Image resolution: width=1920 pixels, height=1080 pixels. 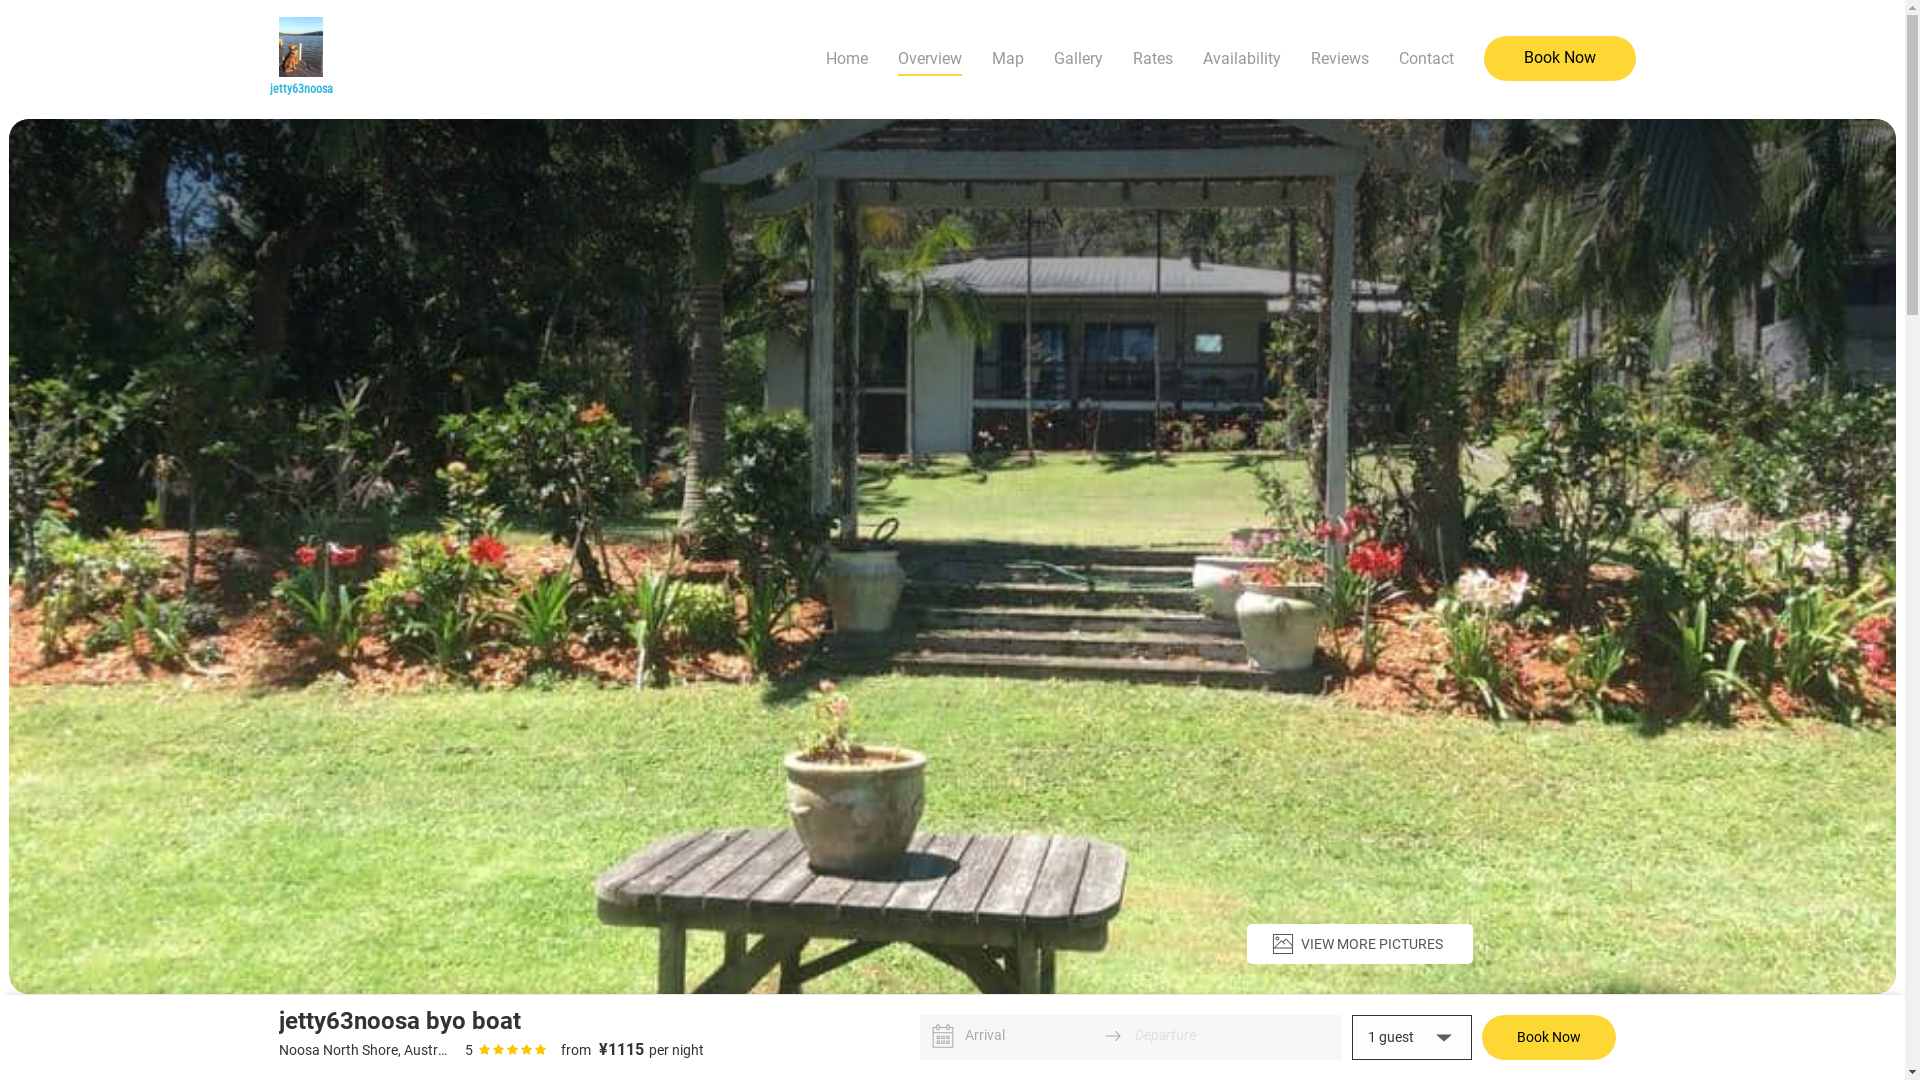 I want to click on 'Overview', so click(x=896, y=57).